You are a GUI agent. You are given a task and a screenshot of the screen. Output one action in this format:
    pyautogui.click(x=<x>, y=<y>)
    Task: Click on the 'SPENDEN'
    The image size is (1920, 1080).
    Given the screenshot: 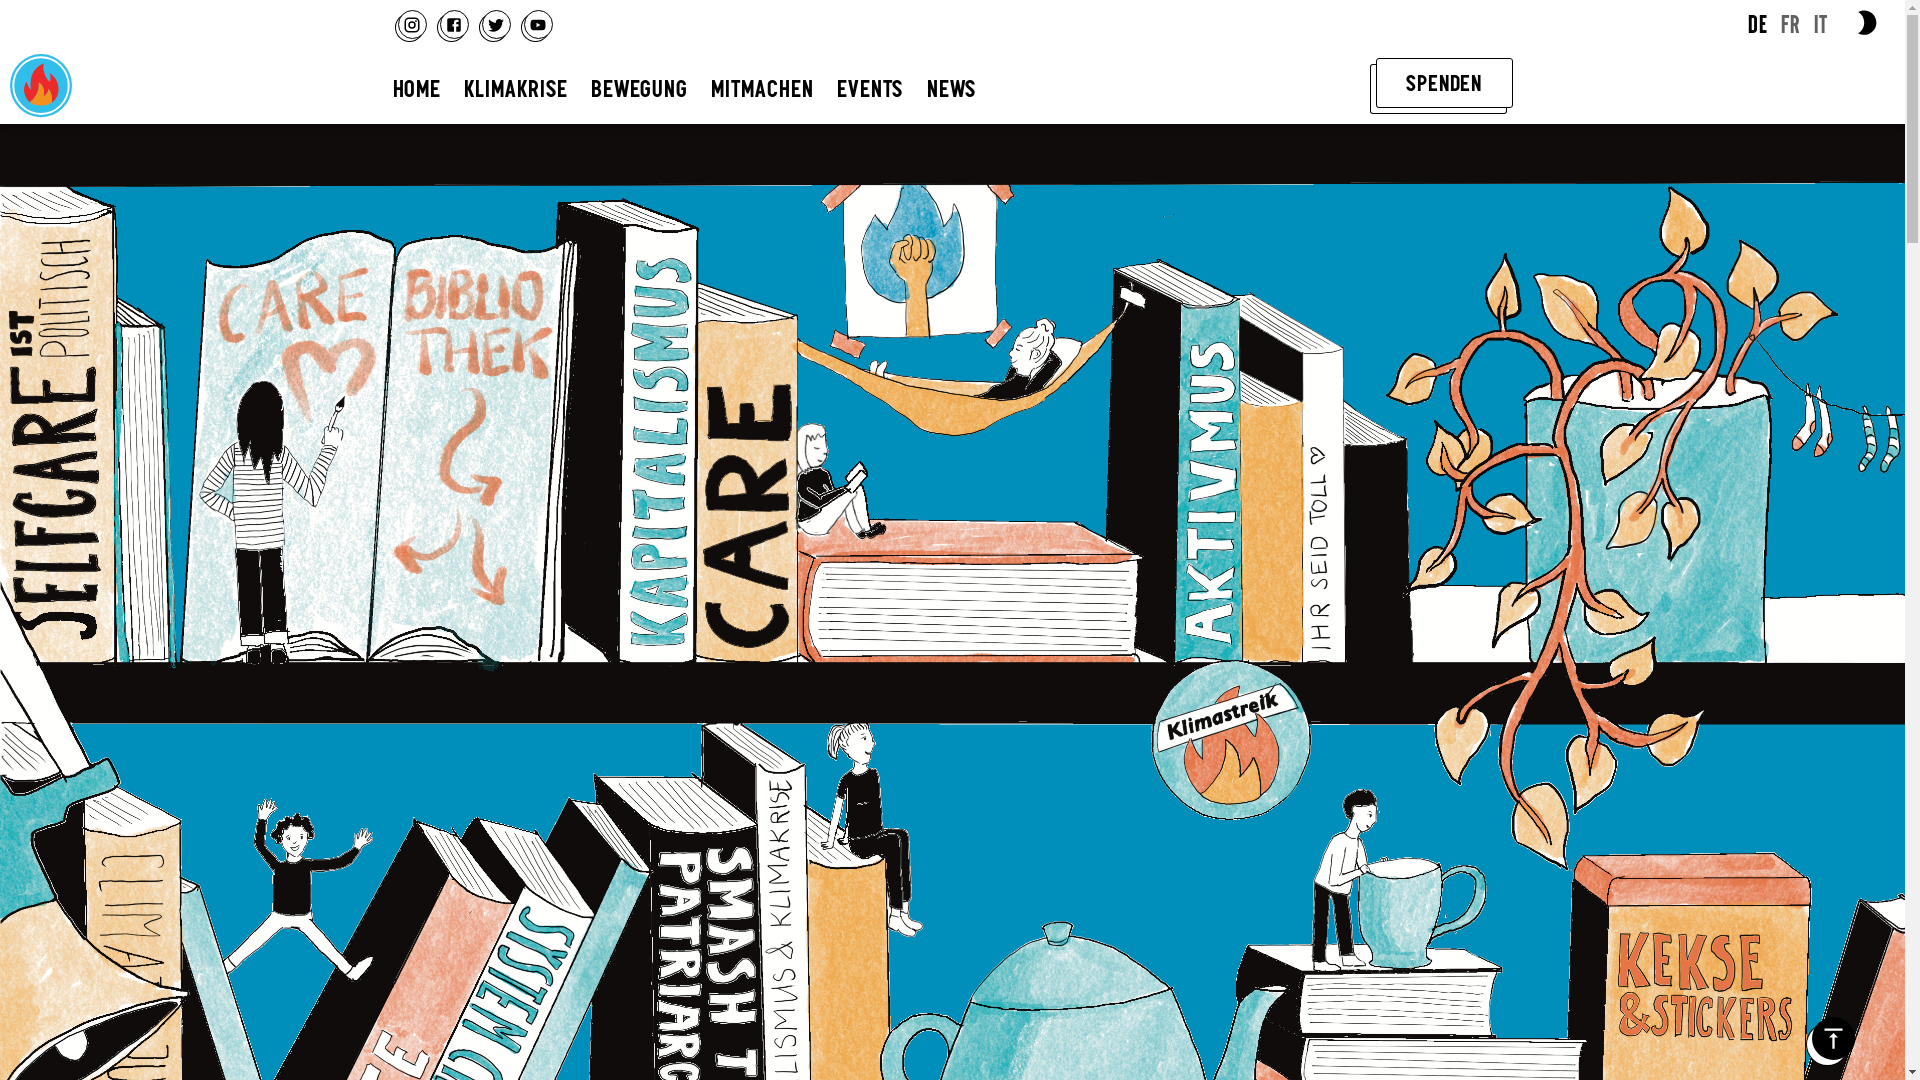 What is the action you would take?
    pyautogui.click(x=1444, y=82)
    